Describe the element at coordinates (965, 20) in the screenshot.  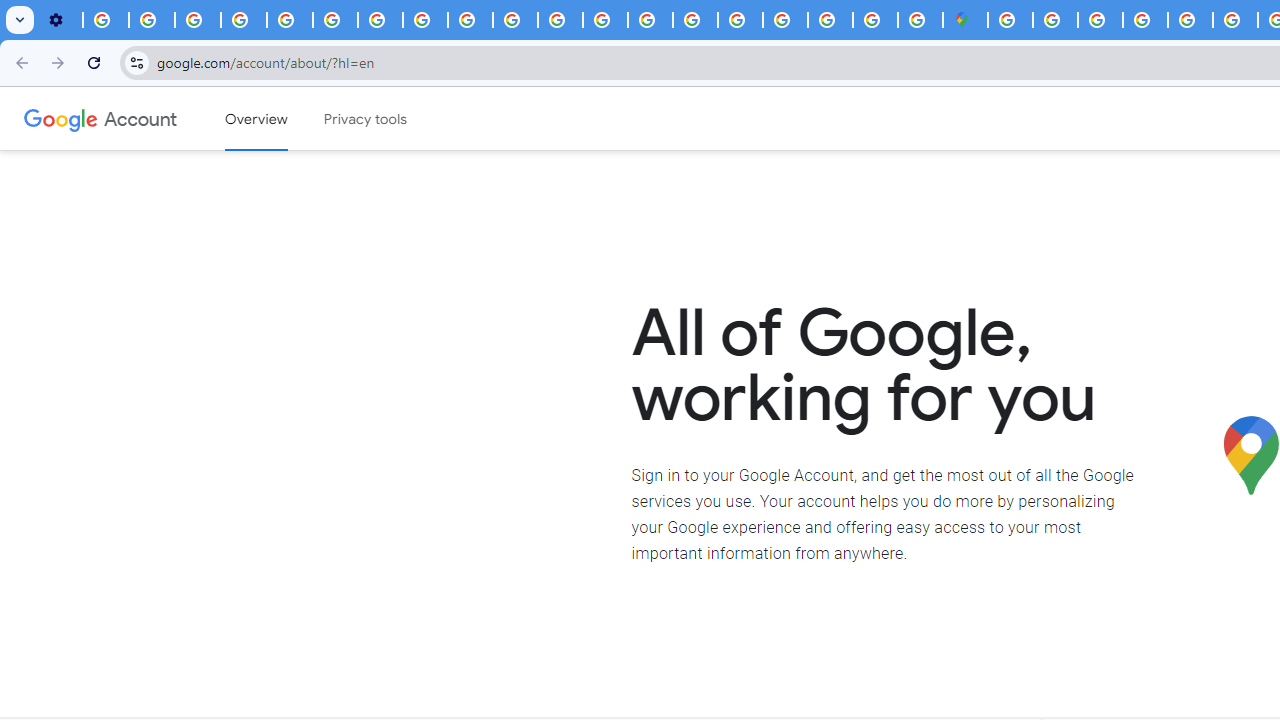
I see `'Google Maps'` at that location.